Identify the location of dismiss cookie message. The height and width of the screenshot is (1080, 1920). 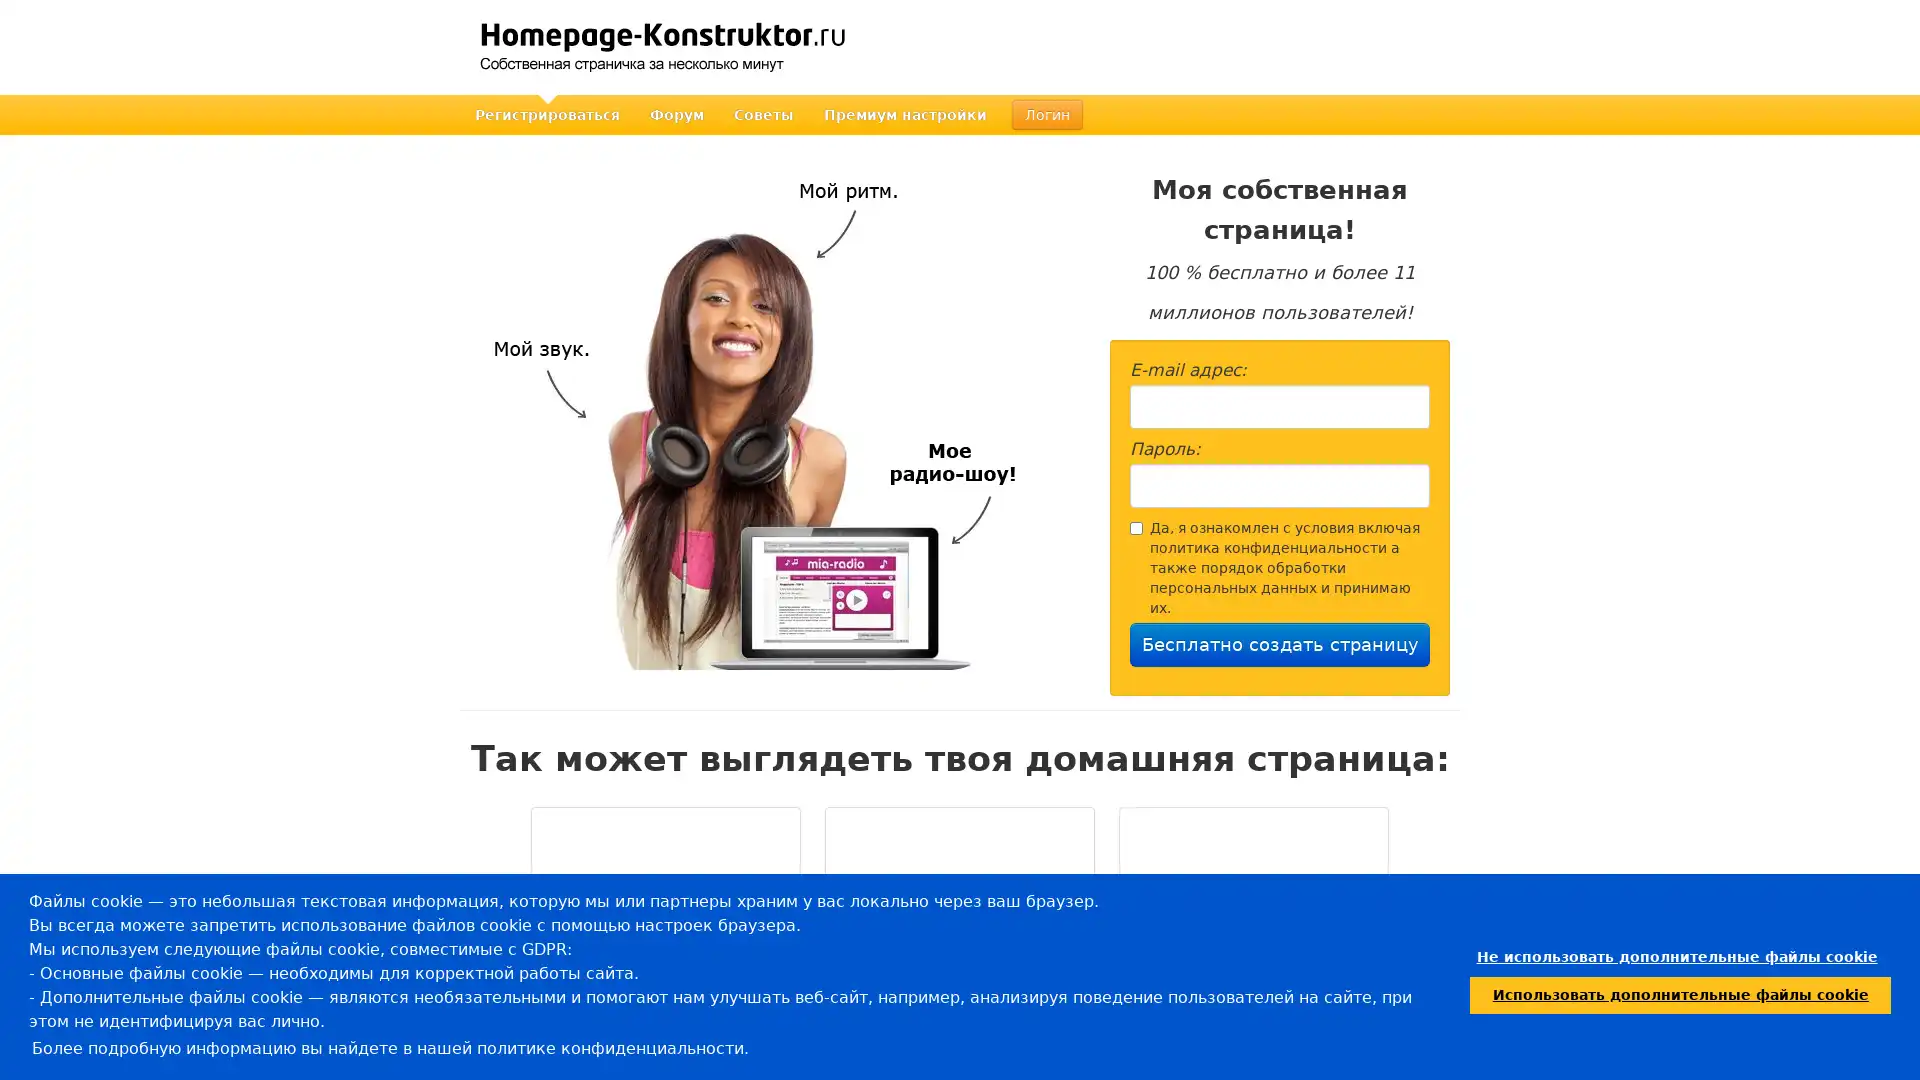
(1676, 956).